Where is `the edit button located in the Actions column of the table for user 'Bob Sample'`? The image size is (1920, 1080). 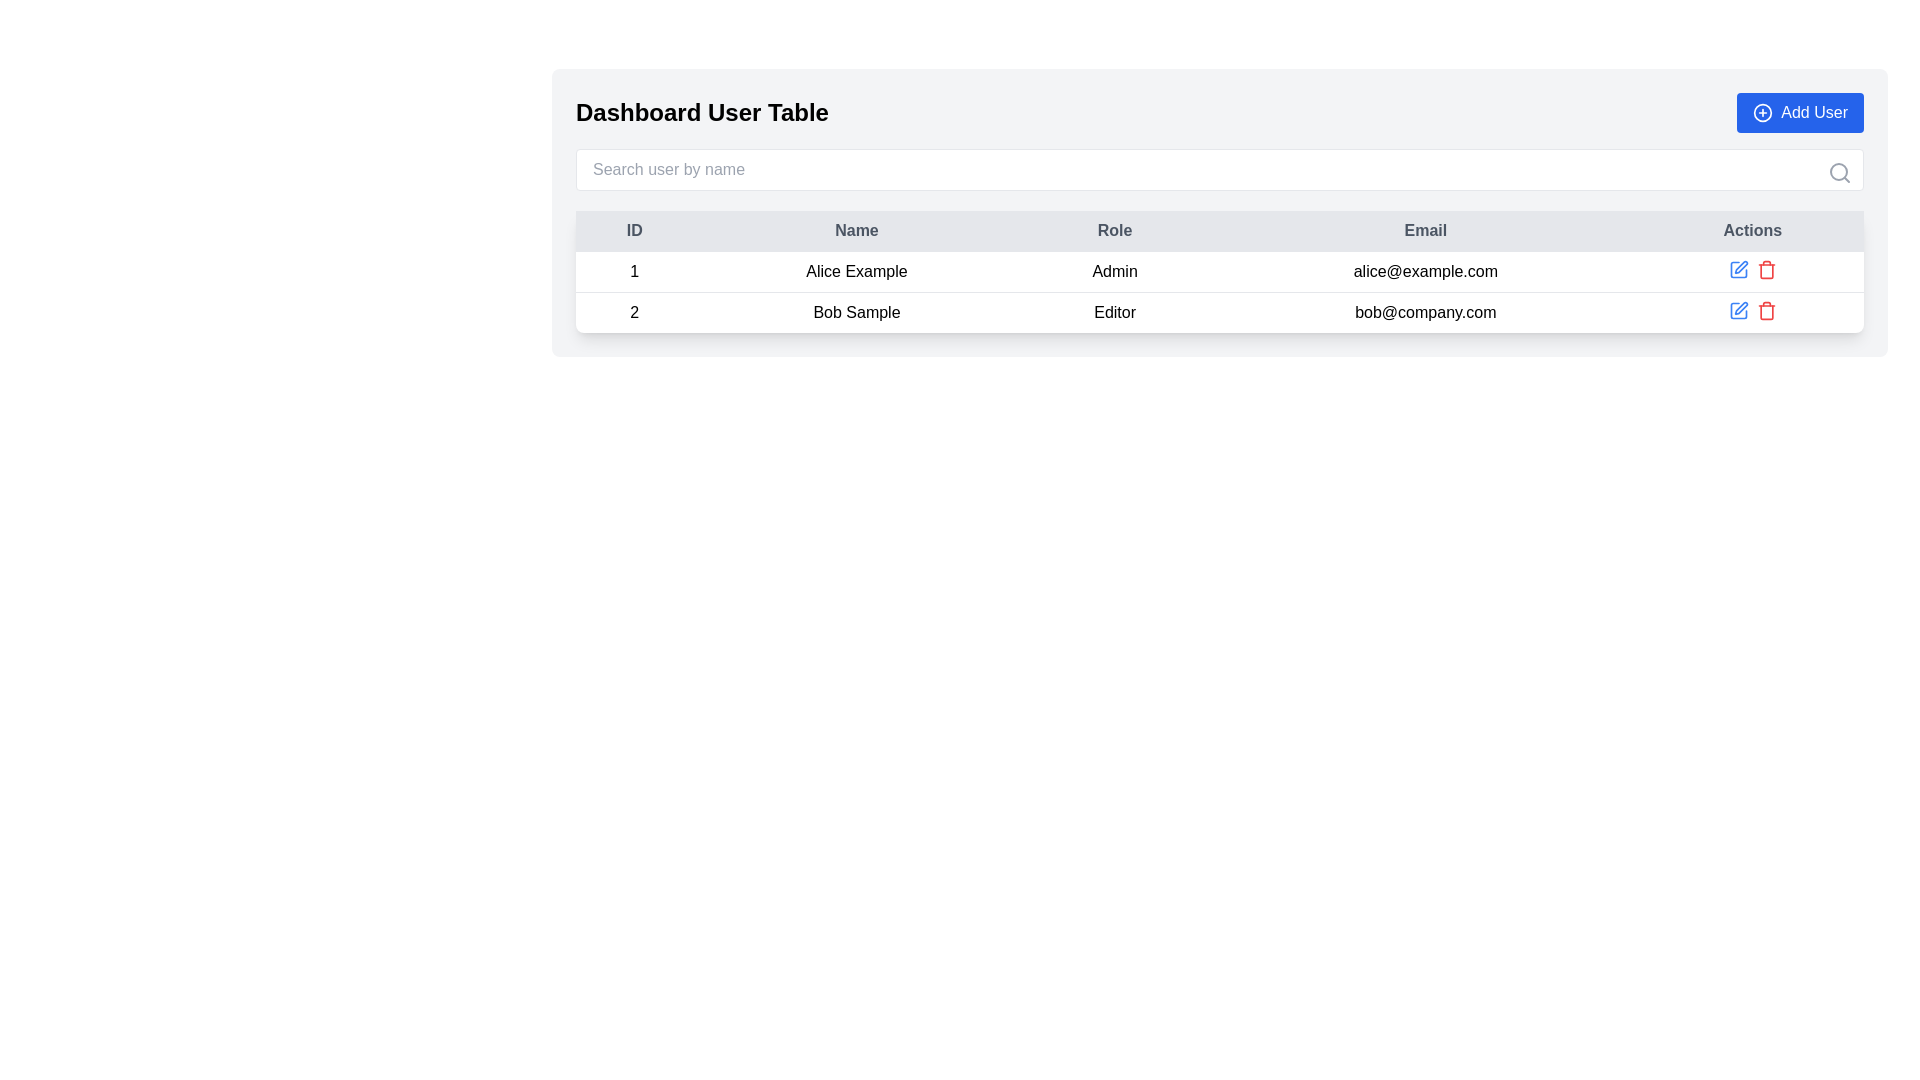 the edit button located in the Actions column of the table for user 'Bob Sample' is located at coordinates (1737, 311).